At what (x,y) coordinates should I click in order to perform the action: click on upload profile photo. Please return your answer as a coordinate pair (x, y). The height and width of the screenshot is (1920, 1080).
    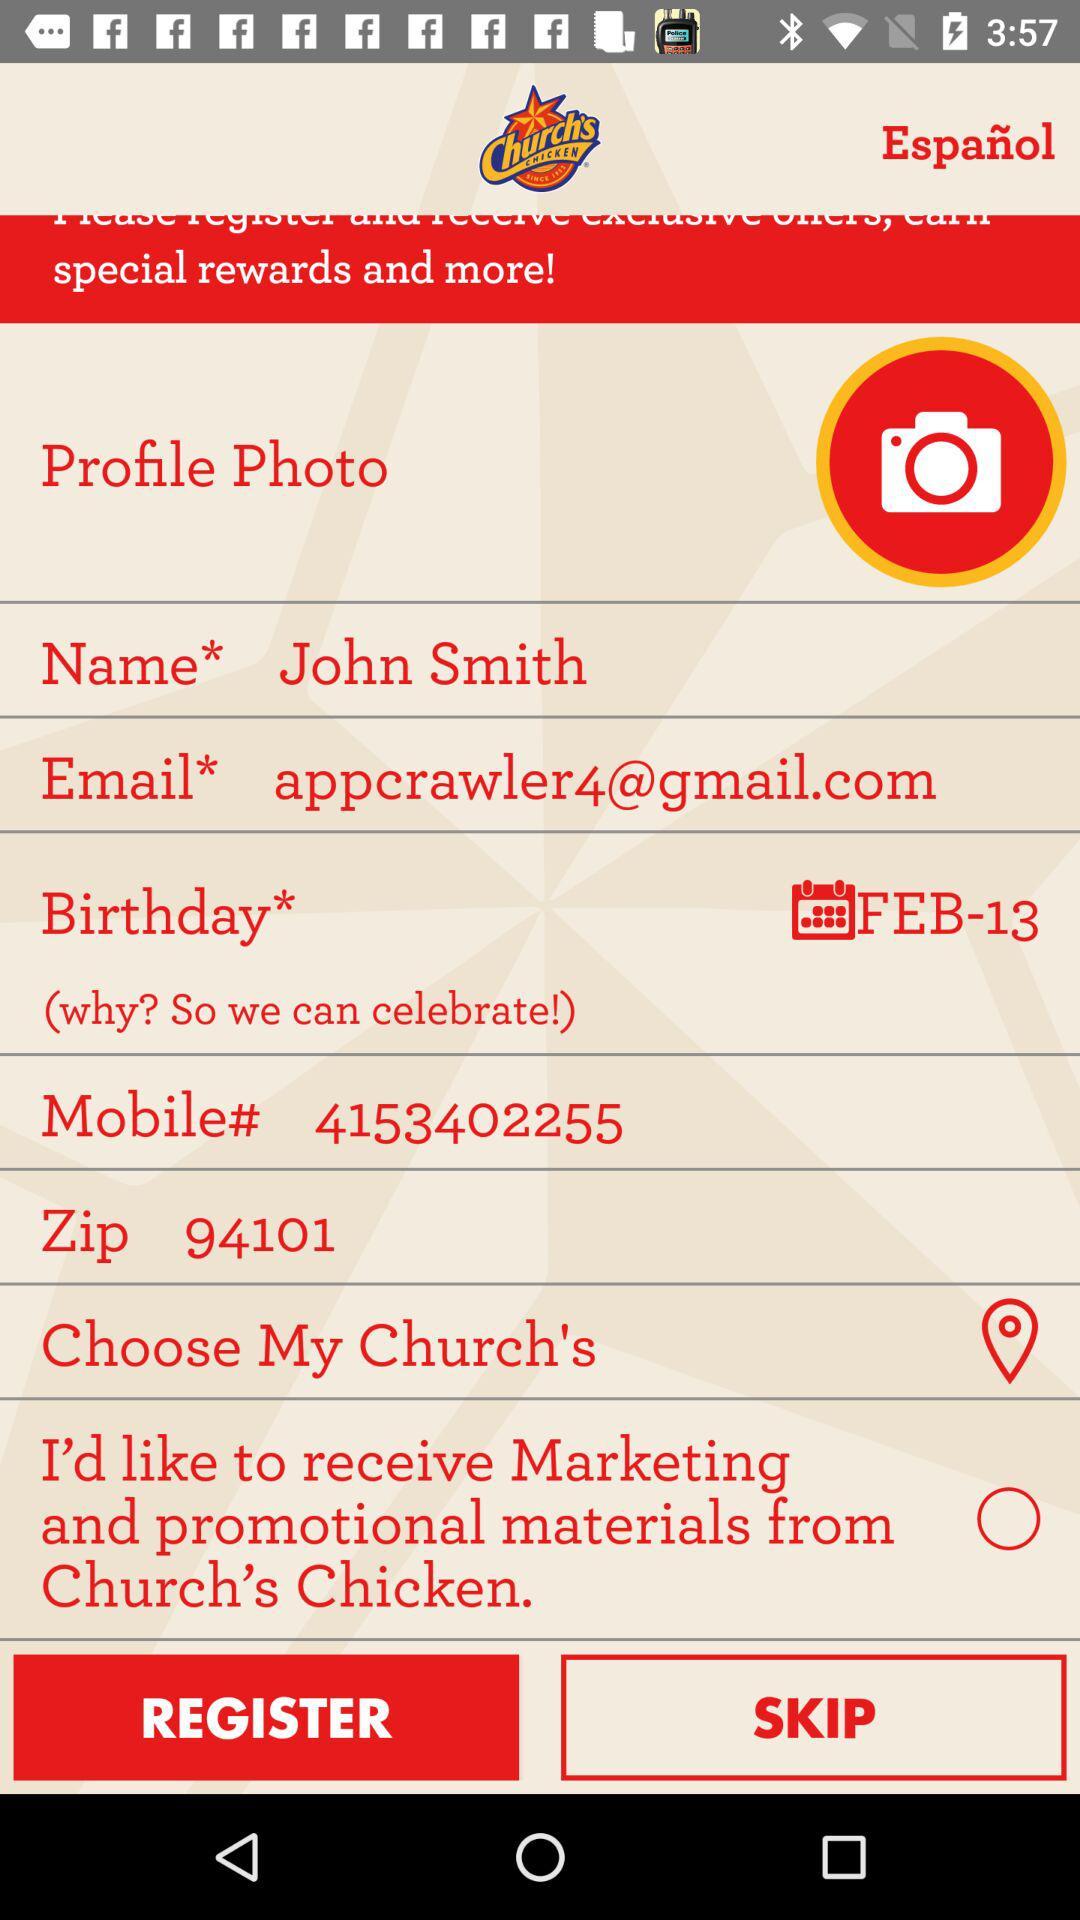
    Looking at the image, I should click on (941, 460).